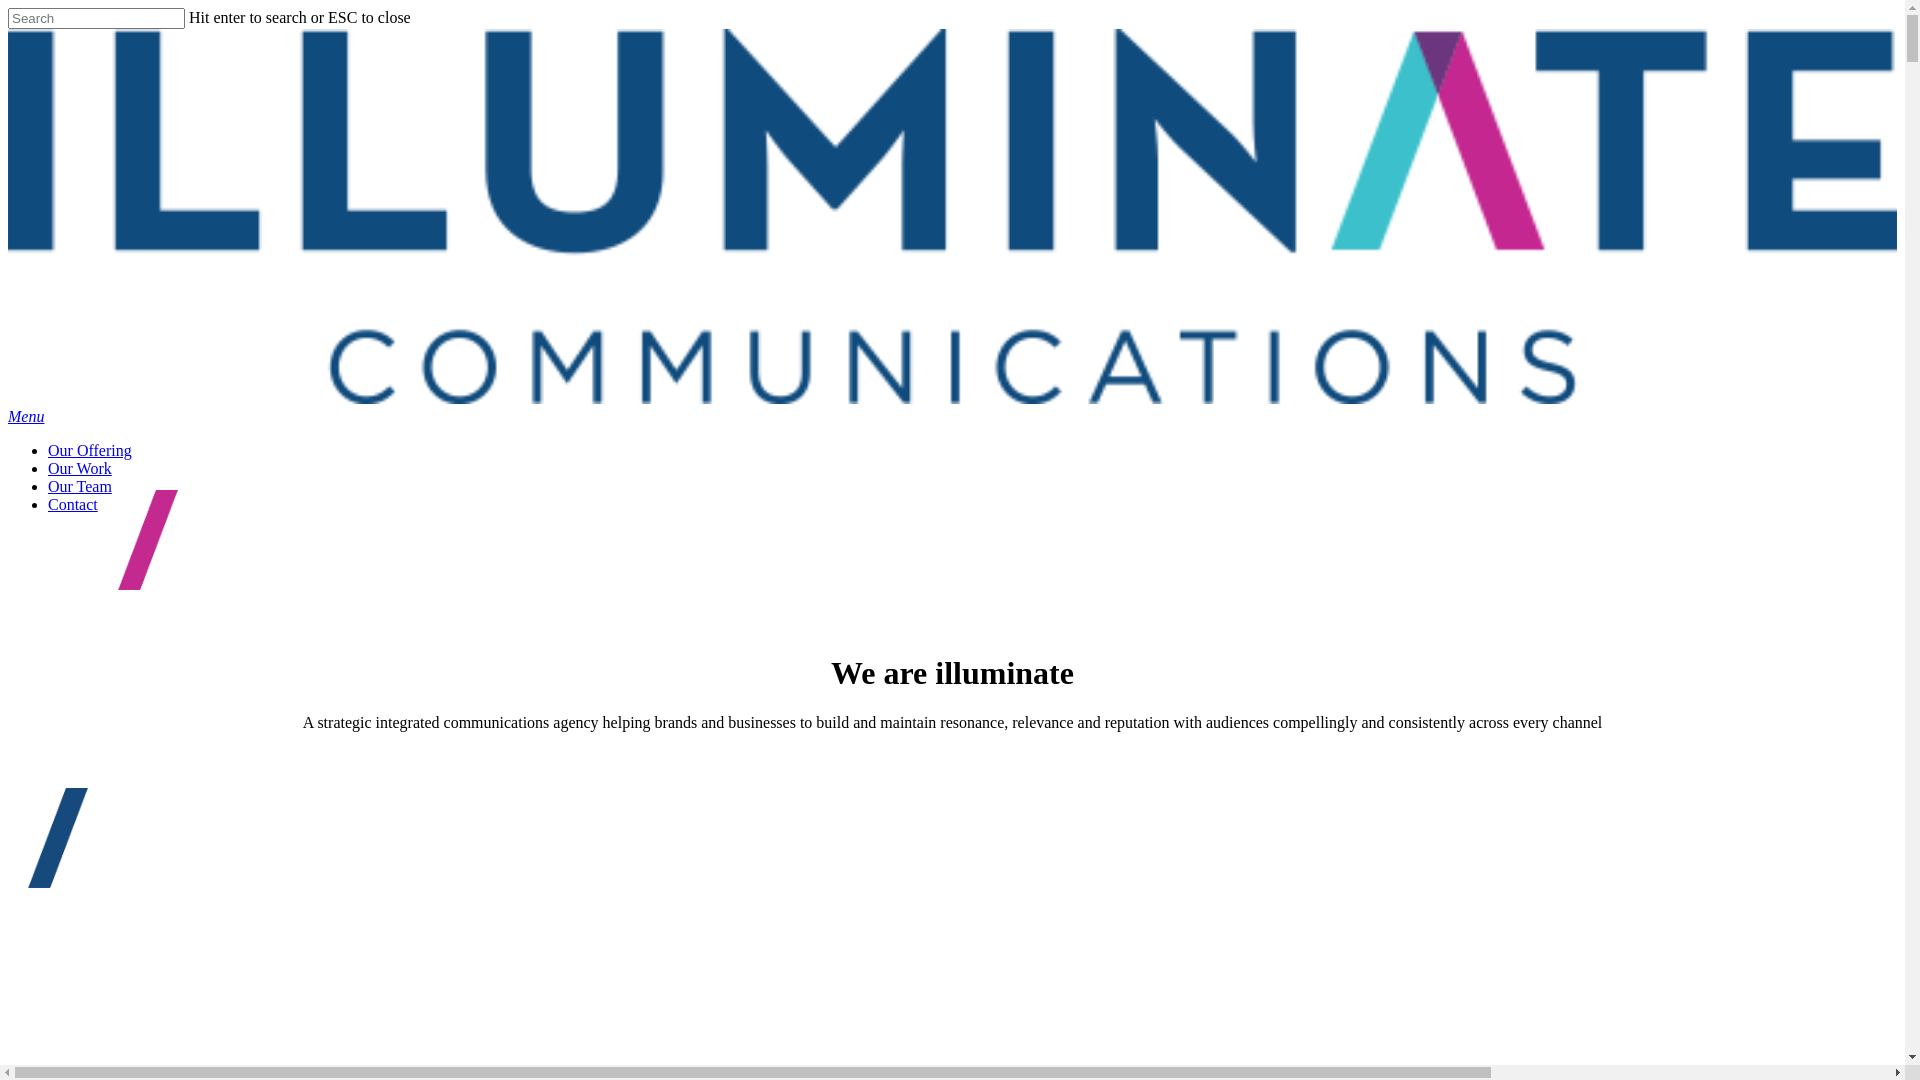 This screenshot has height=1080, width=1920. Describe the element at coordinates (89, 450) in the screenshot. I see `'Our Offering'` at that location.